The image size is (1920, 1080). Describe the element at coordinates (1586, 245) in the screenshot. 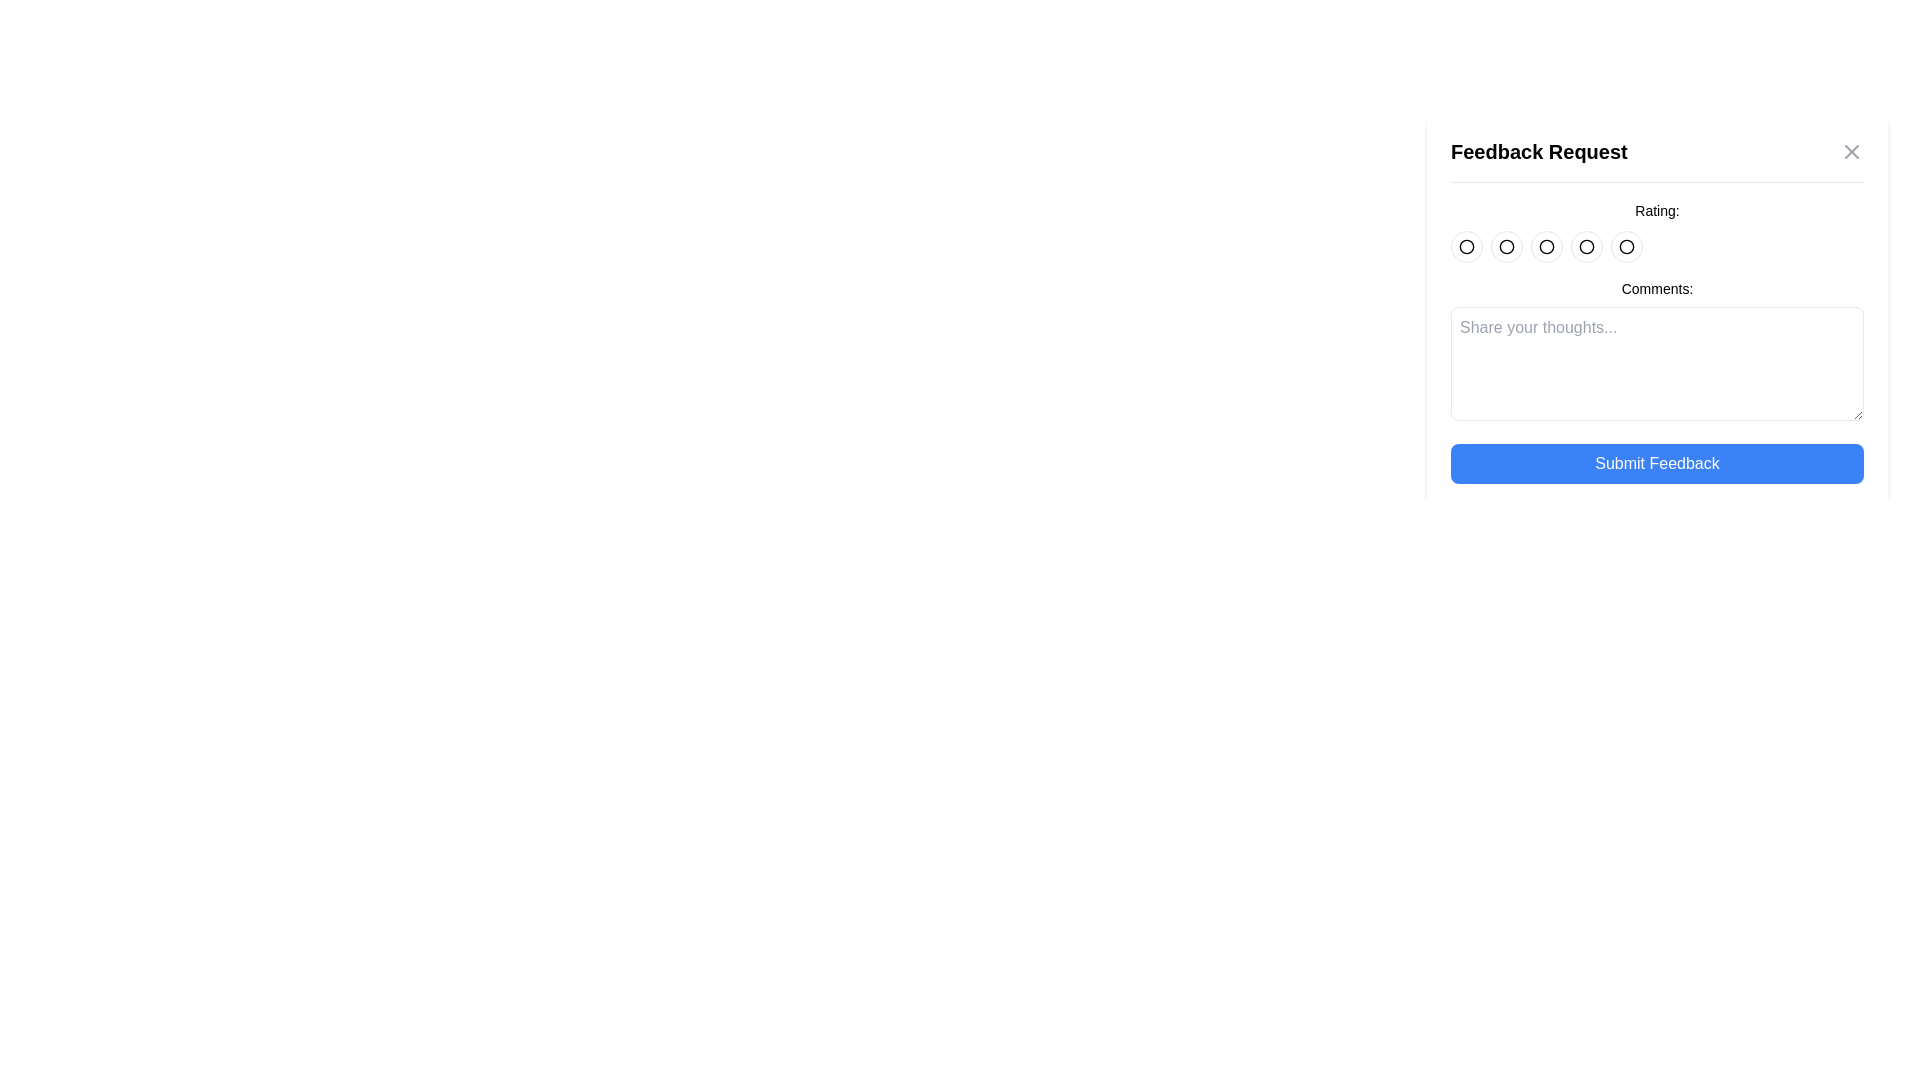

I see `the fifth circular radio button on the right side of the feedback form under the 'Rating:' label` at that location.